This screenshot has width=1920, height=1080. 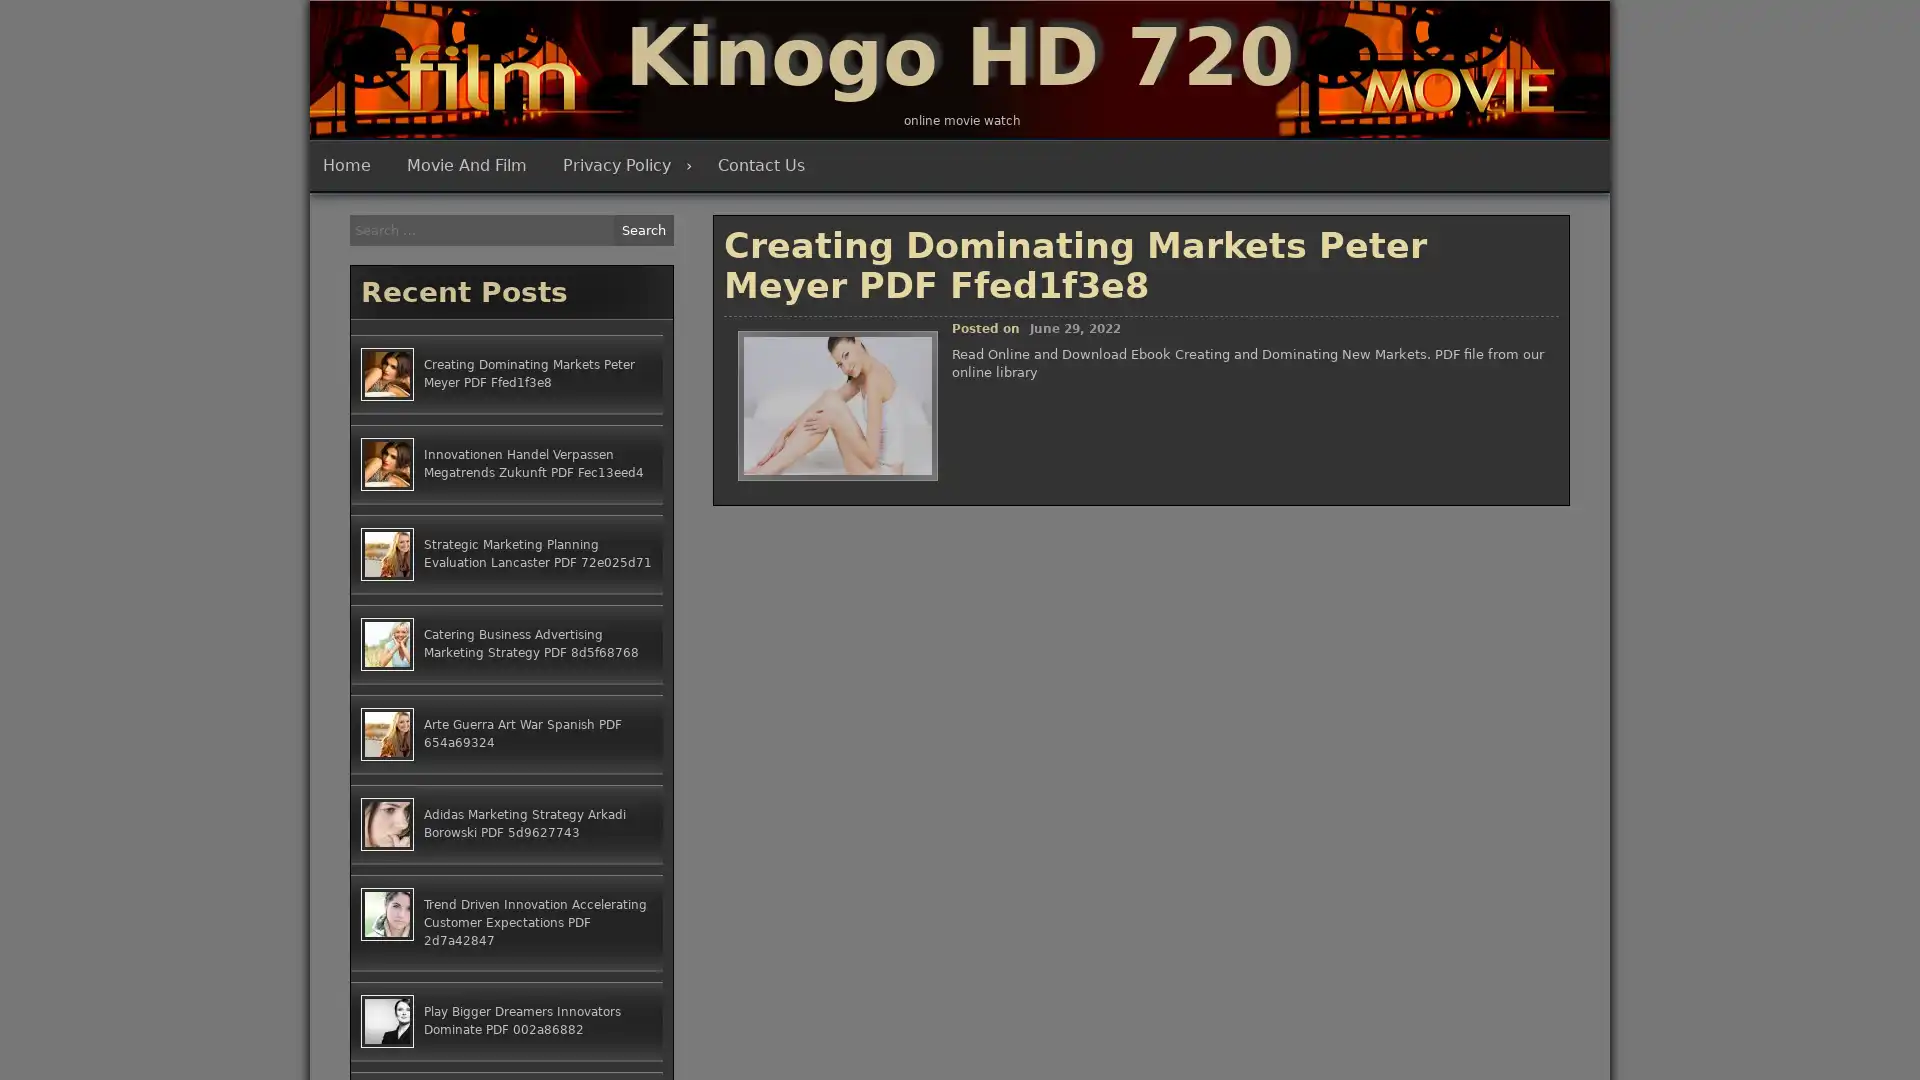 I want to click on Search, so click(x=643, y=229).